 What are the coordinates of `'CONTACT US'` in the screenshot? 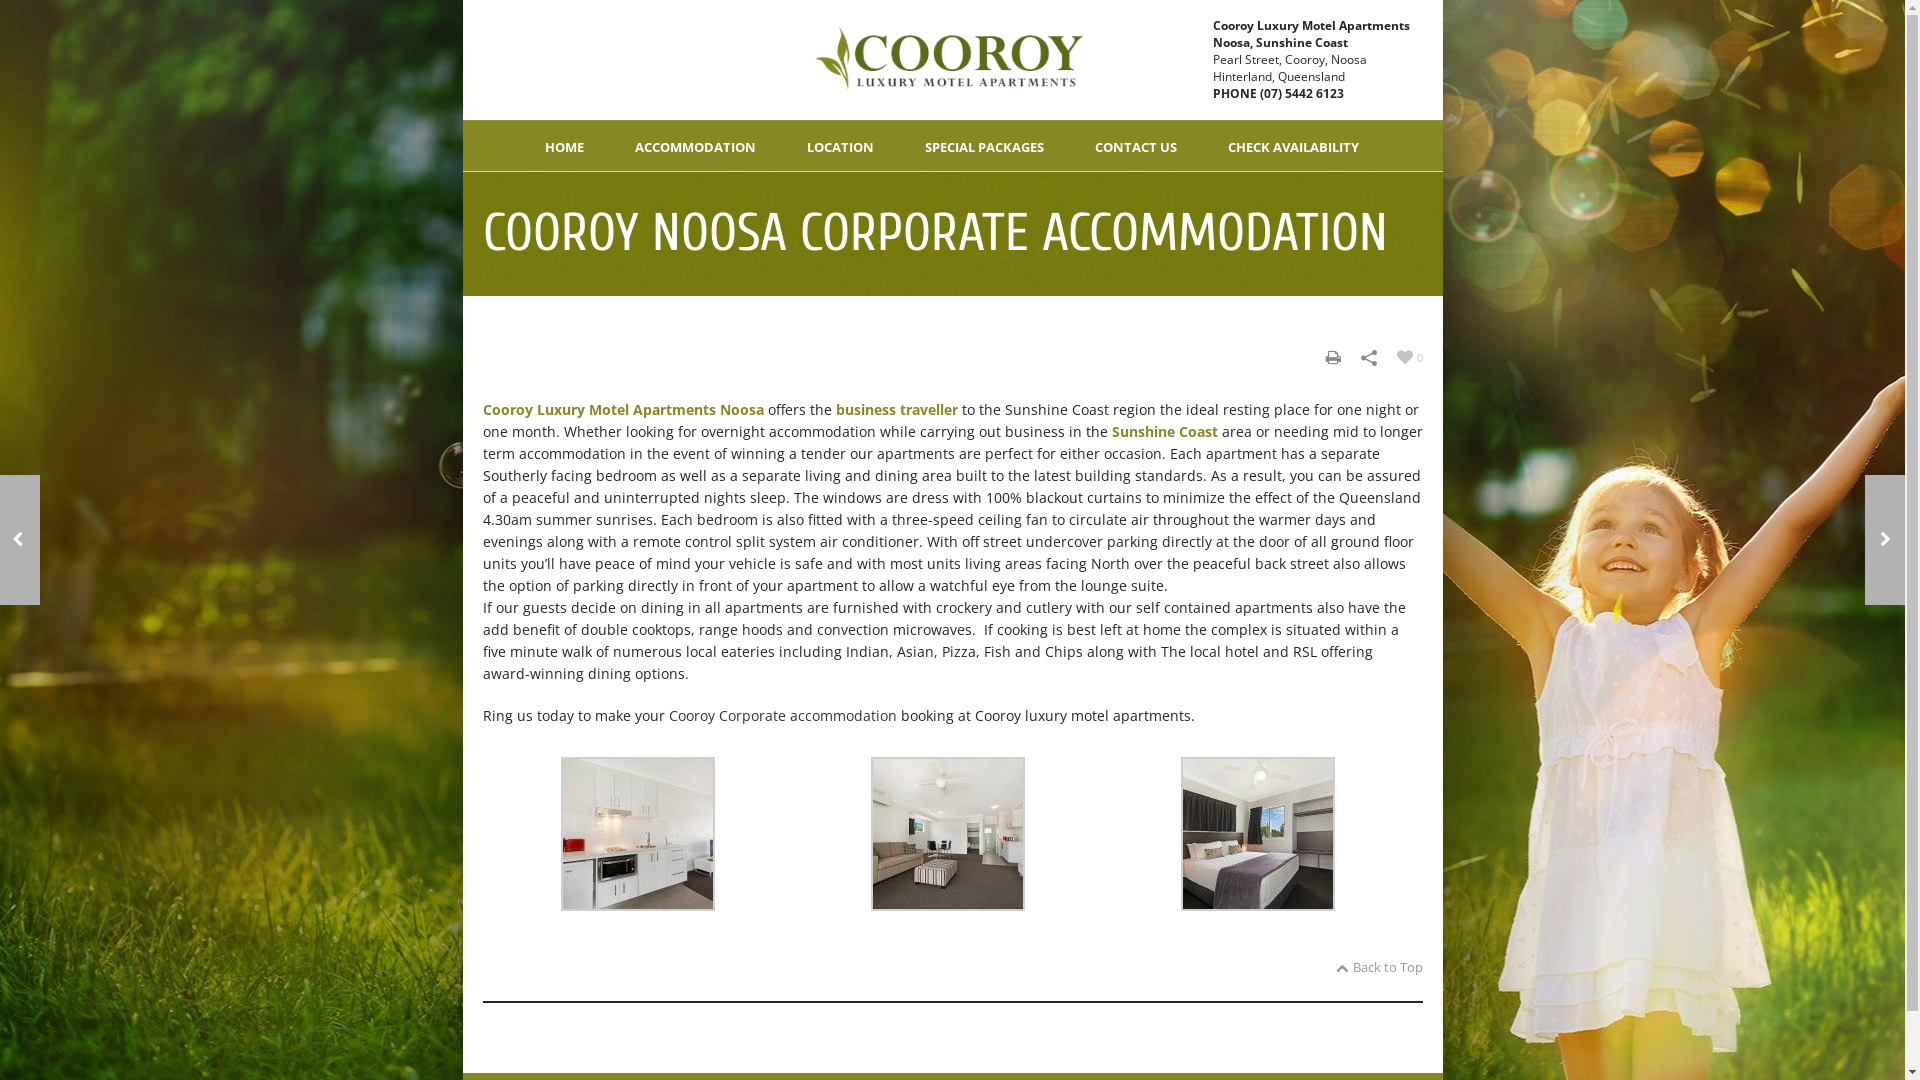 It's located at (1136, 145).